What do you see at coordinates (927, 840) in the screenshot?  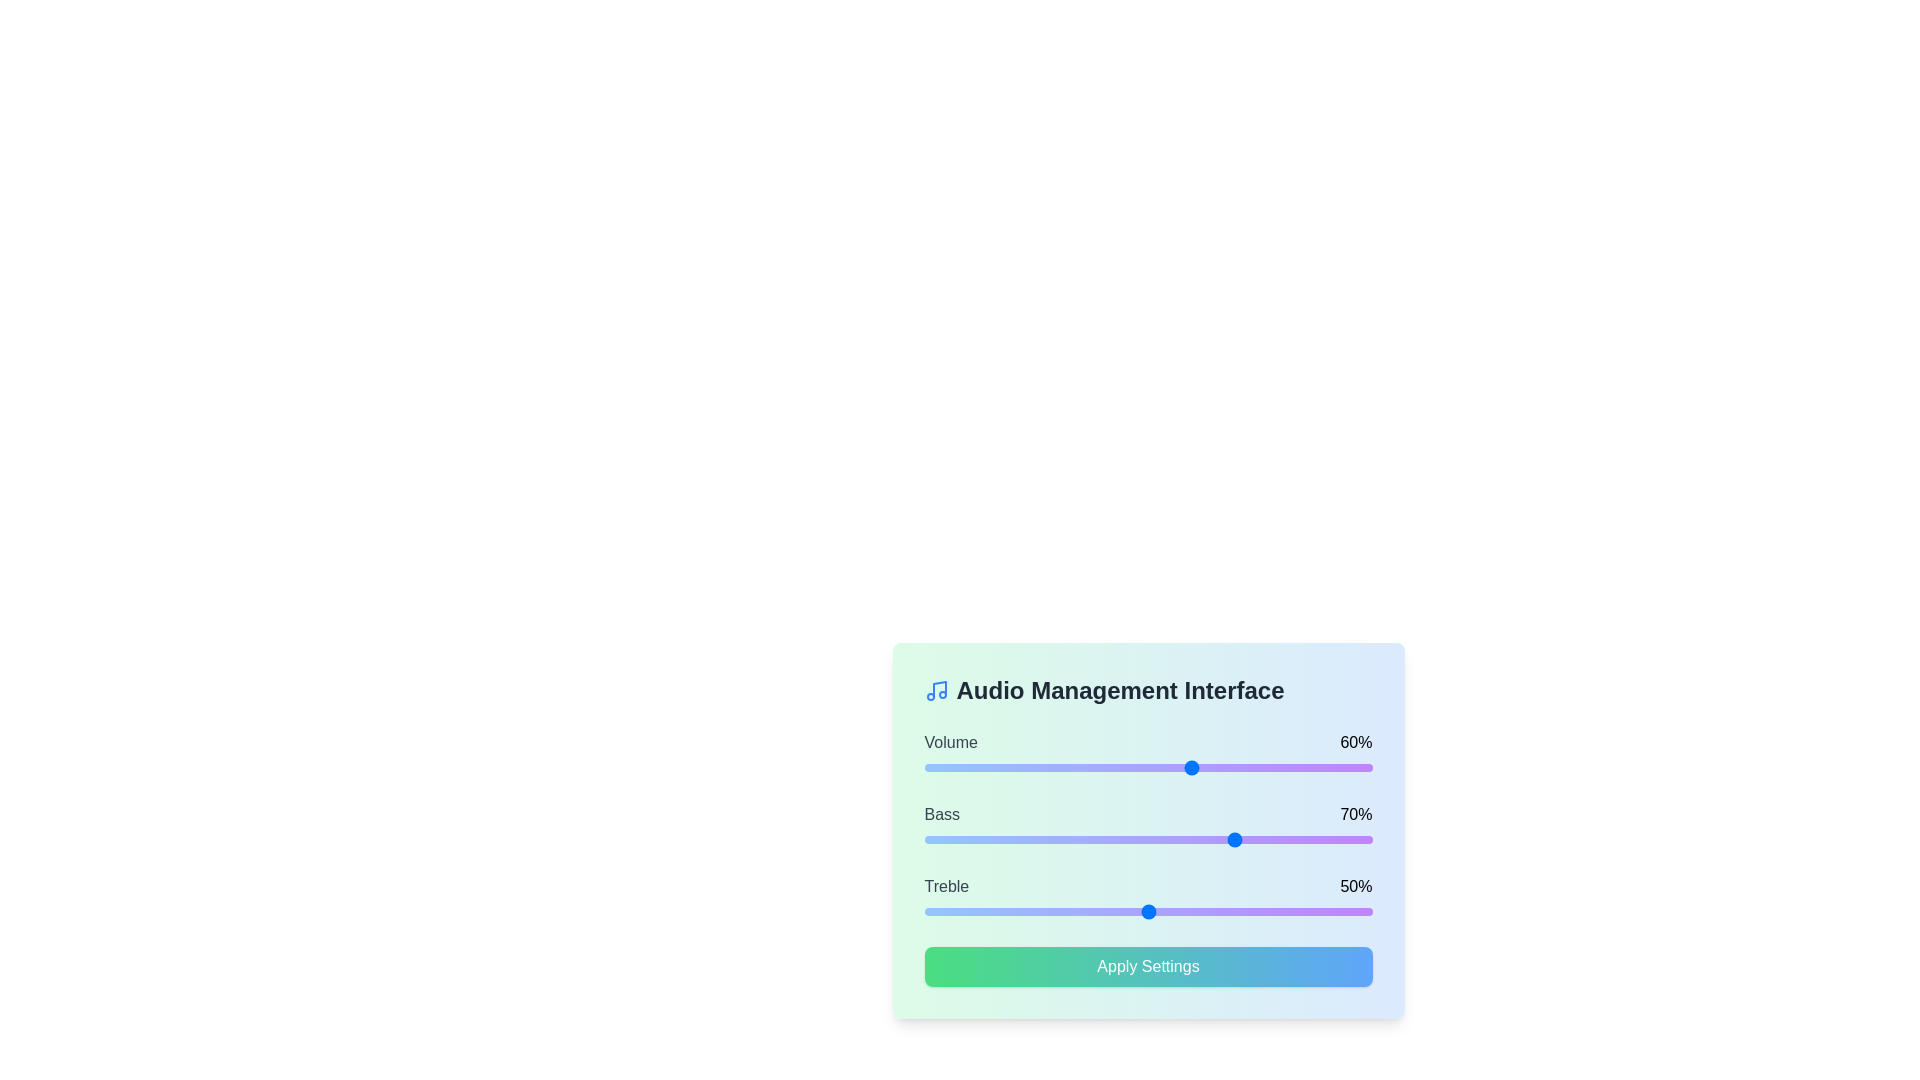 I see `the bass level` at bounding box center [927, 840].